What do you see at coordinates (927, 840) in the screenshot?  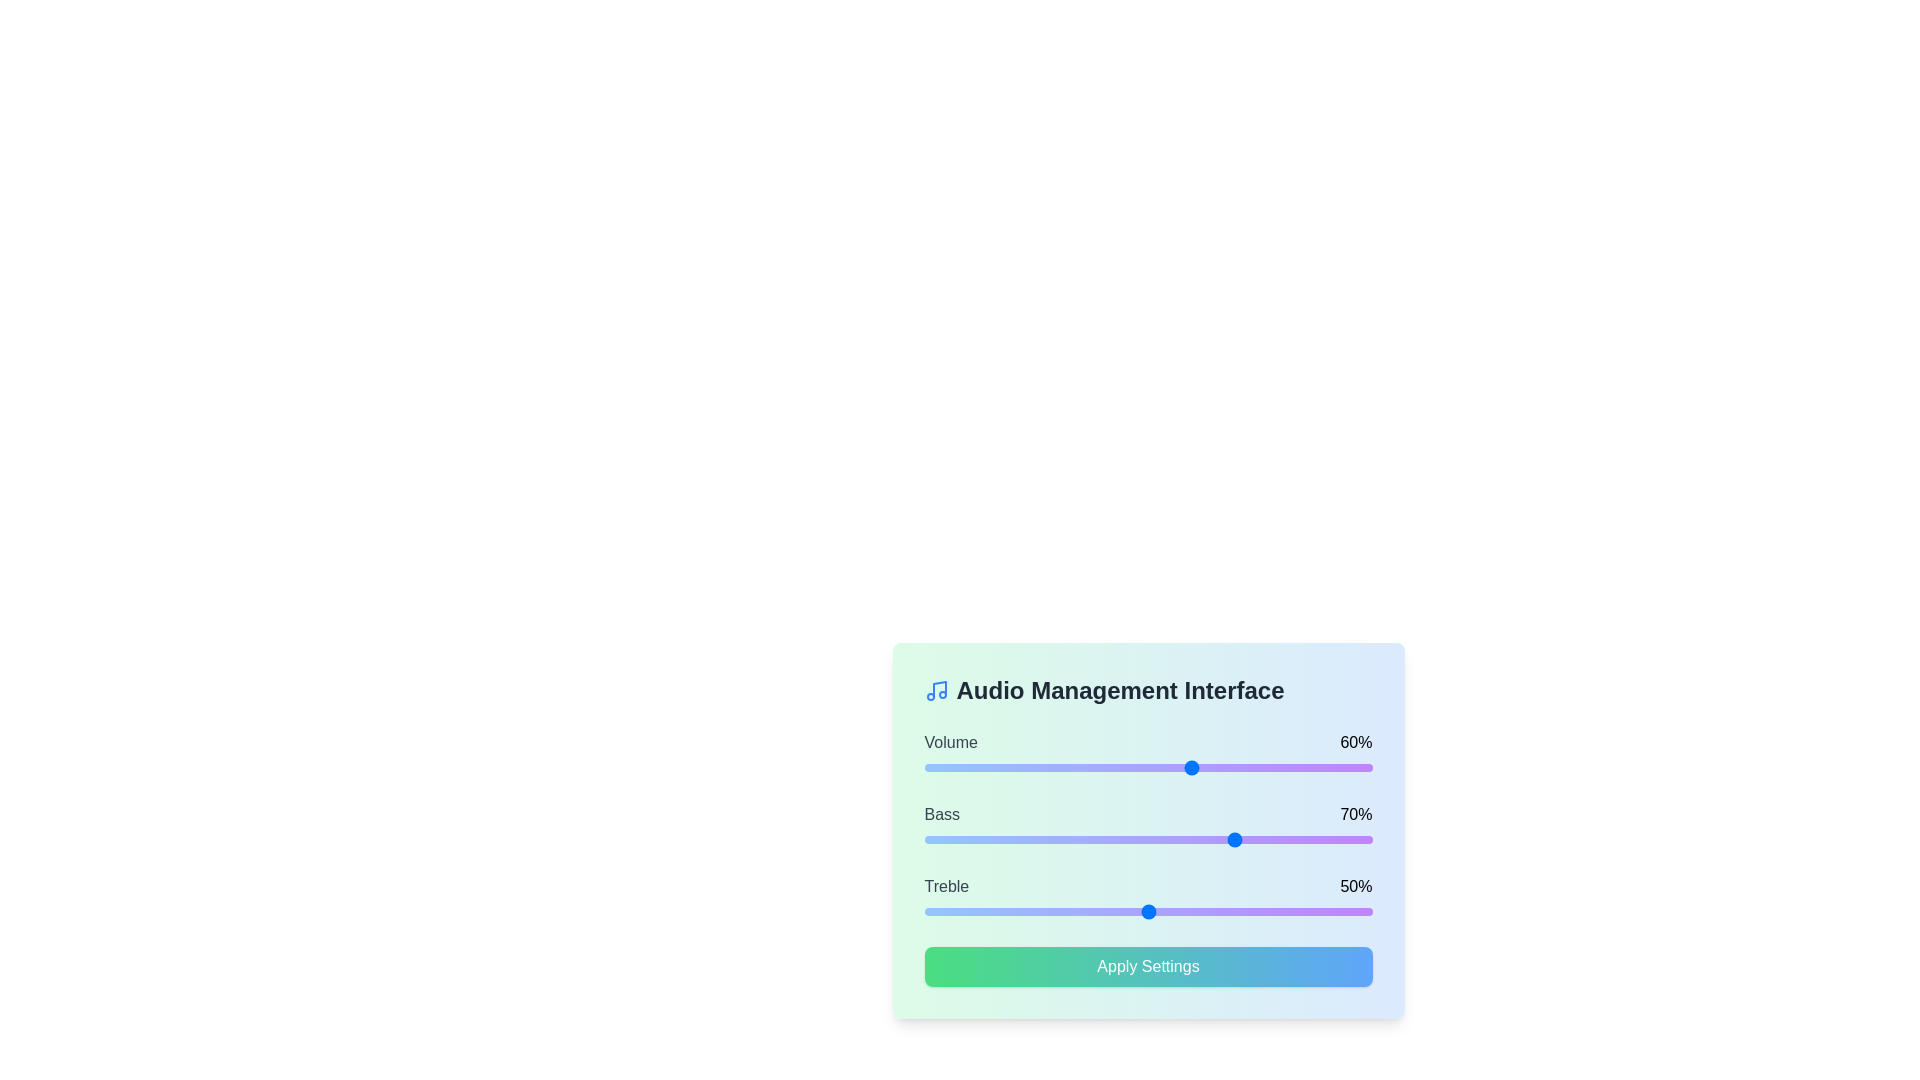 I see `the bass level` at bounding box center [927, 840].